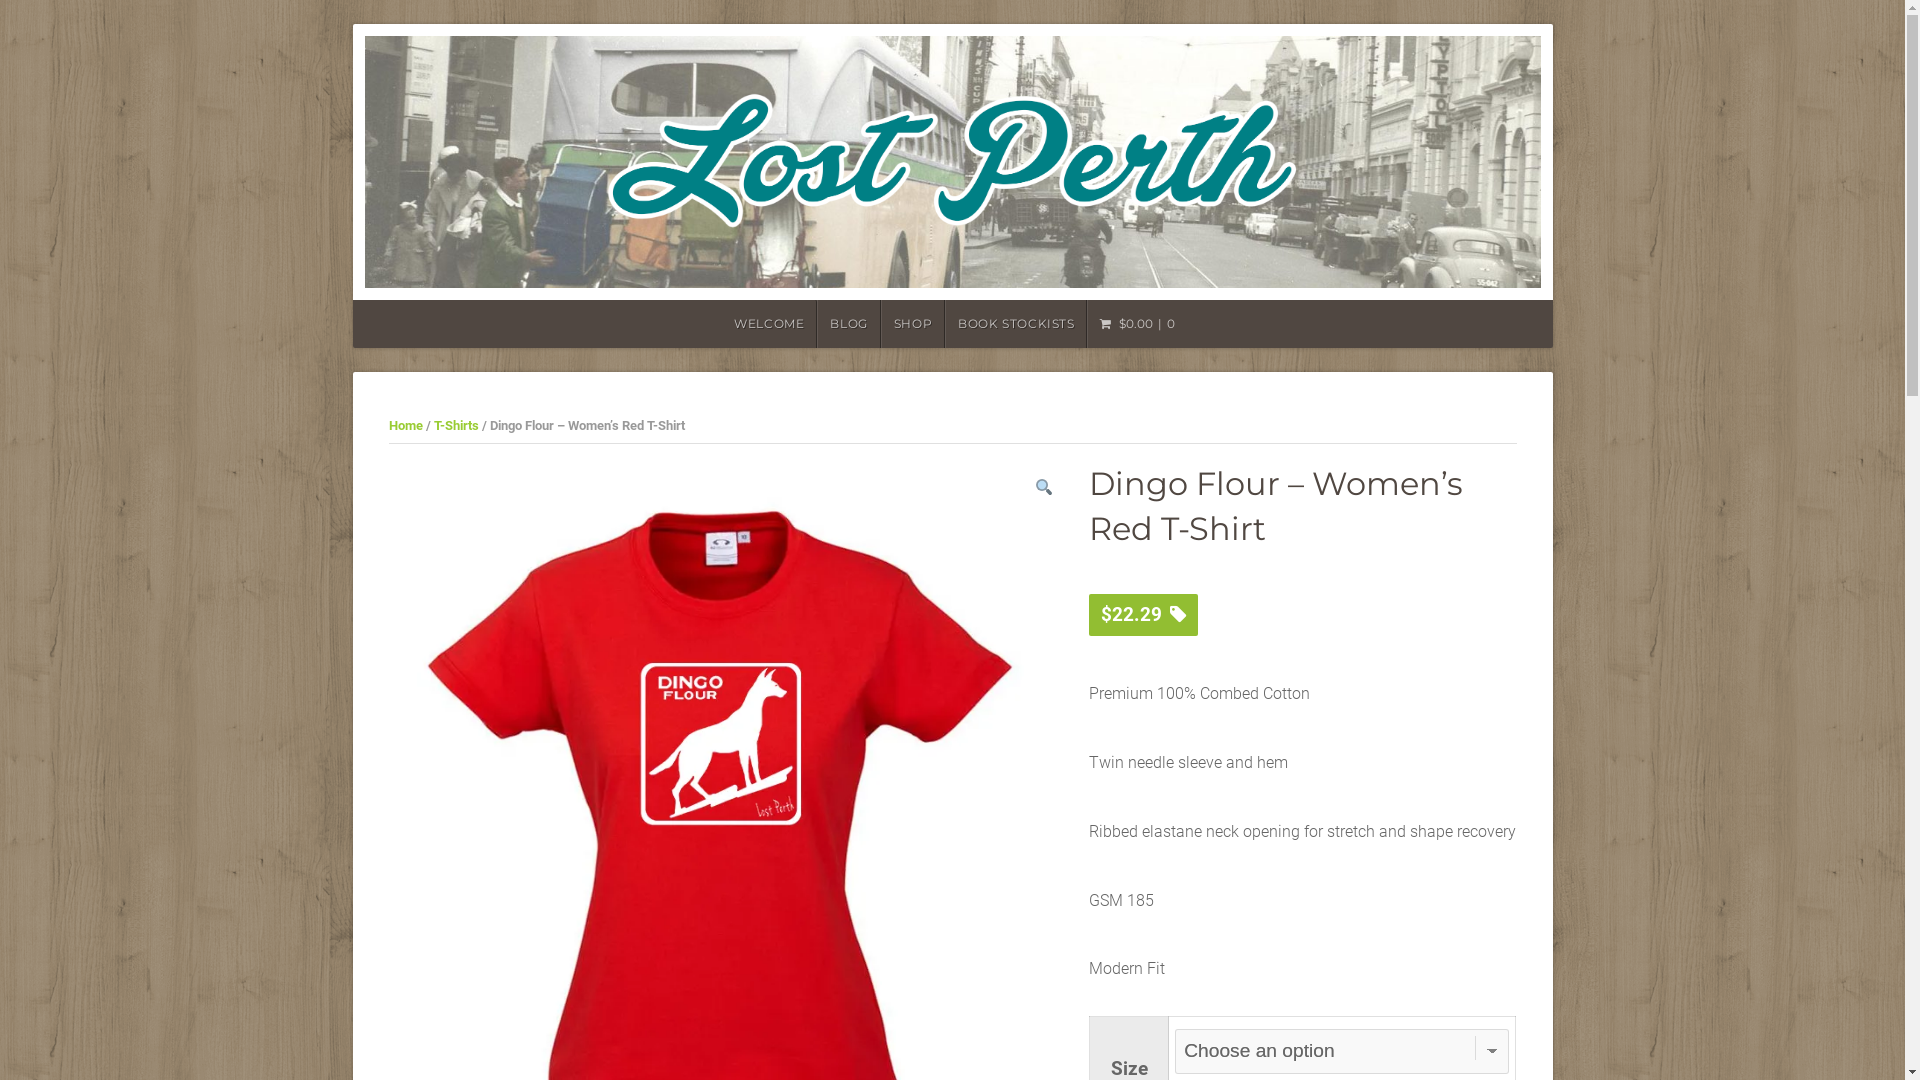 This screenshot has height=1080, width=1920. What do you see at coordinates (911, 323) in the screenshot?
I see `'SHOP'` at bounding box center [911, 323].